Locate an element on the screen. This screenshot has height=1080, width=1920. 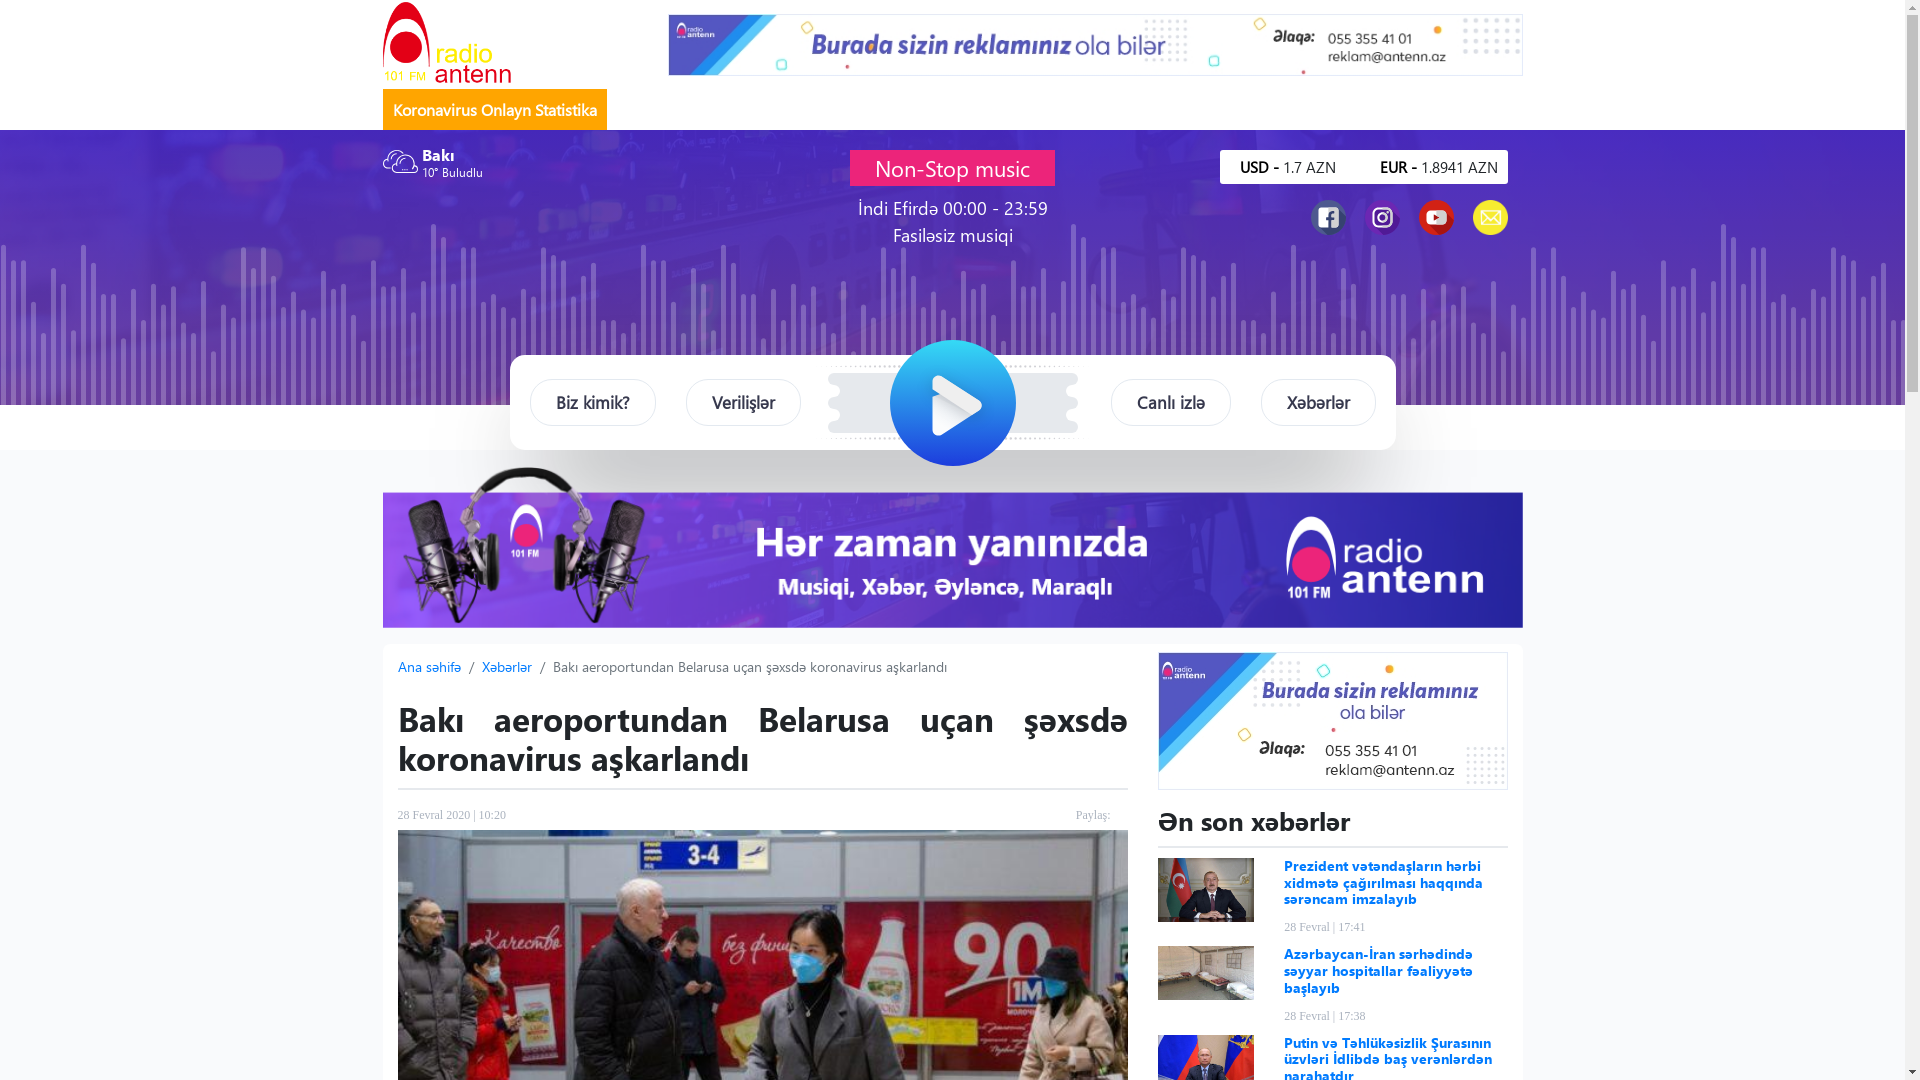
'Biz kimik?' is located at coordinates (592, 402).